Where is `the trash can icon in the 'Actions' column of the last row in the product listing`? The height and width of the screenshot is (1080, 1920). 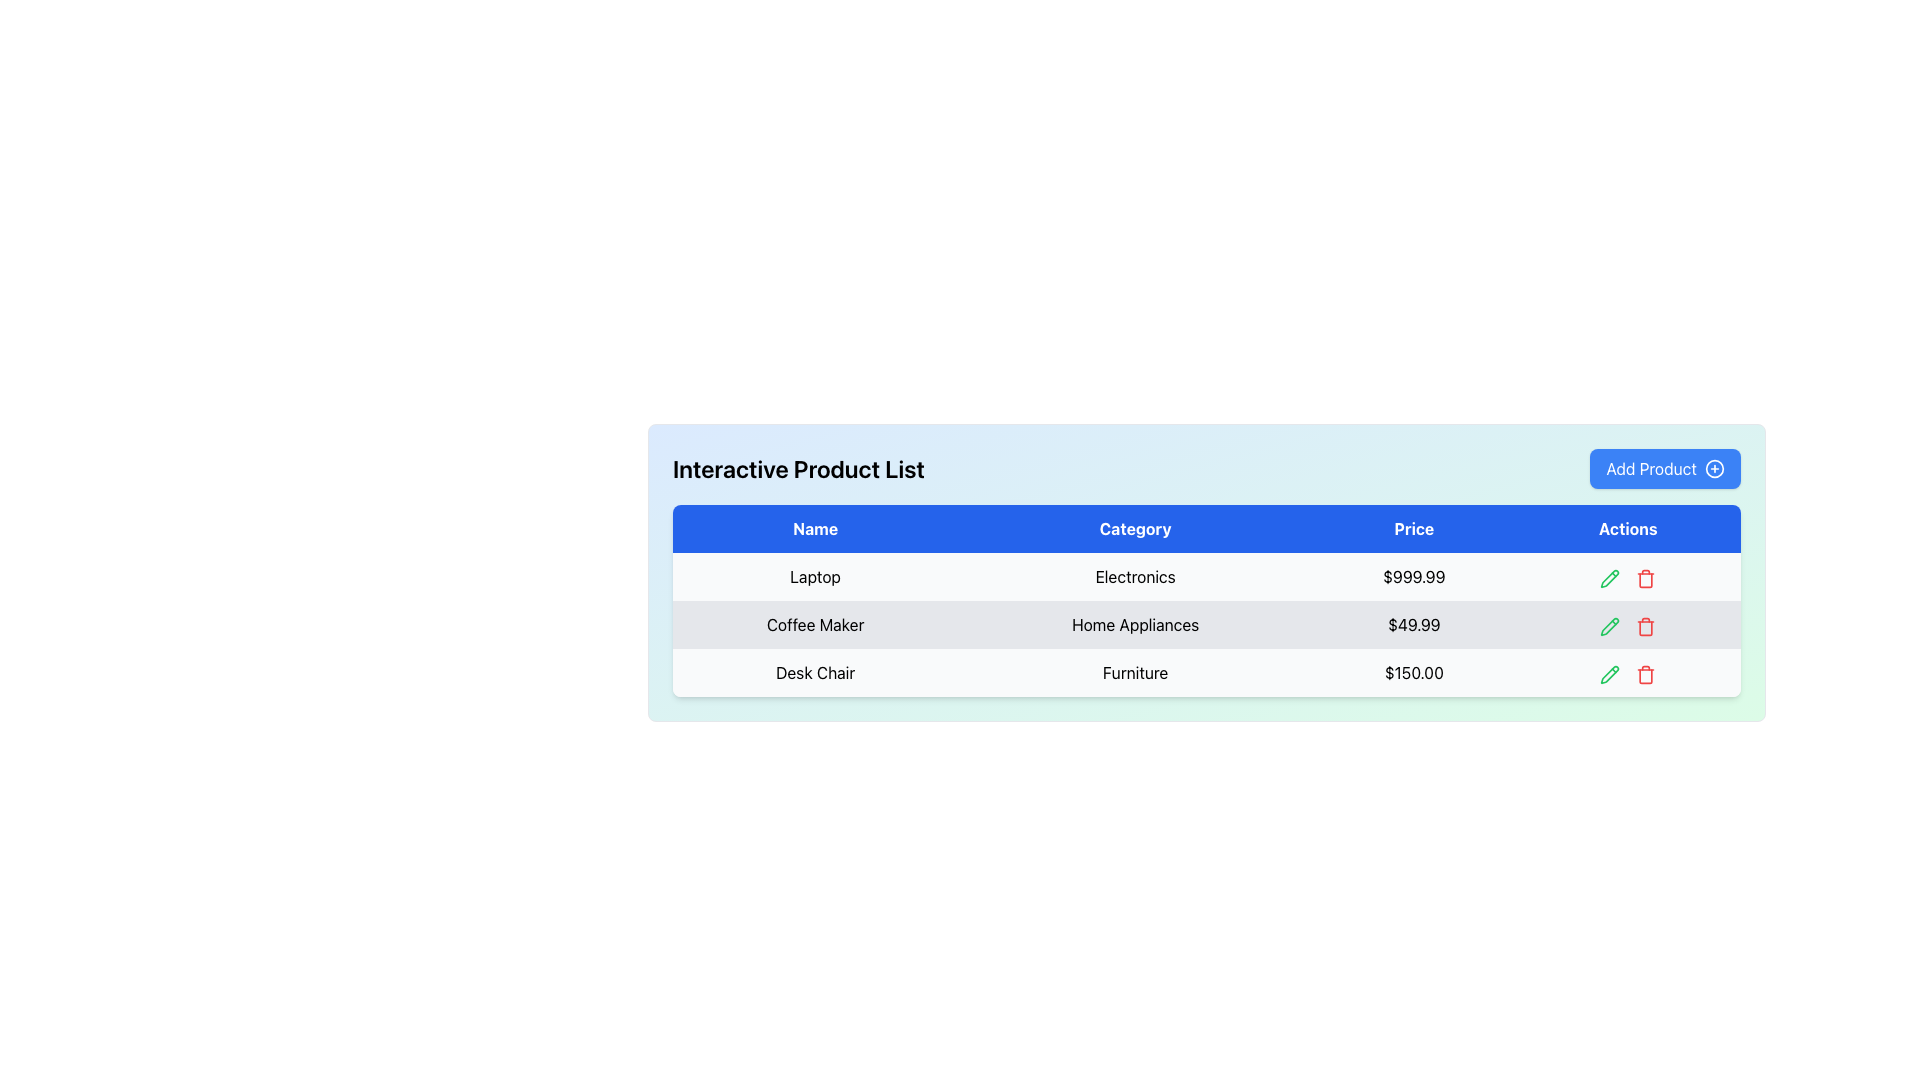
the trash can icon in the 'Actions' column of the last row in the product listing is located at coordinates (1646, 672).